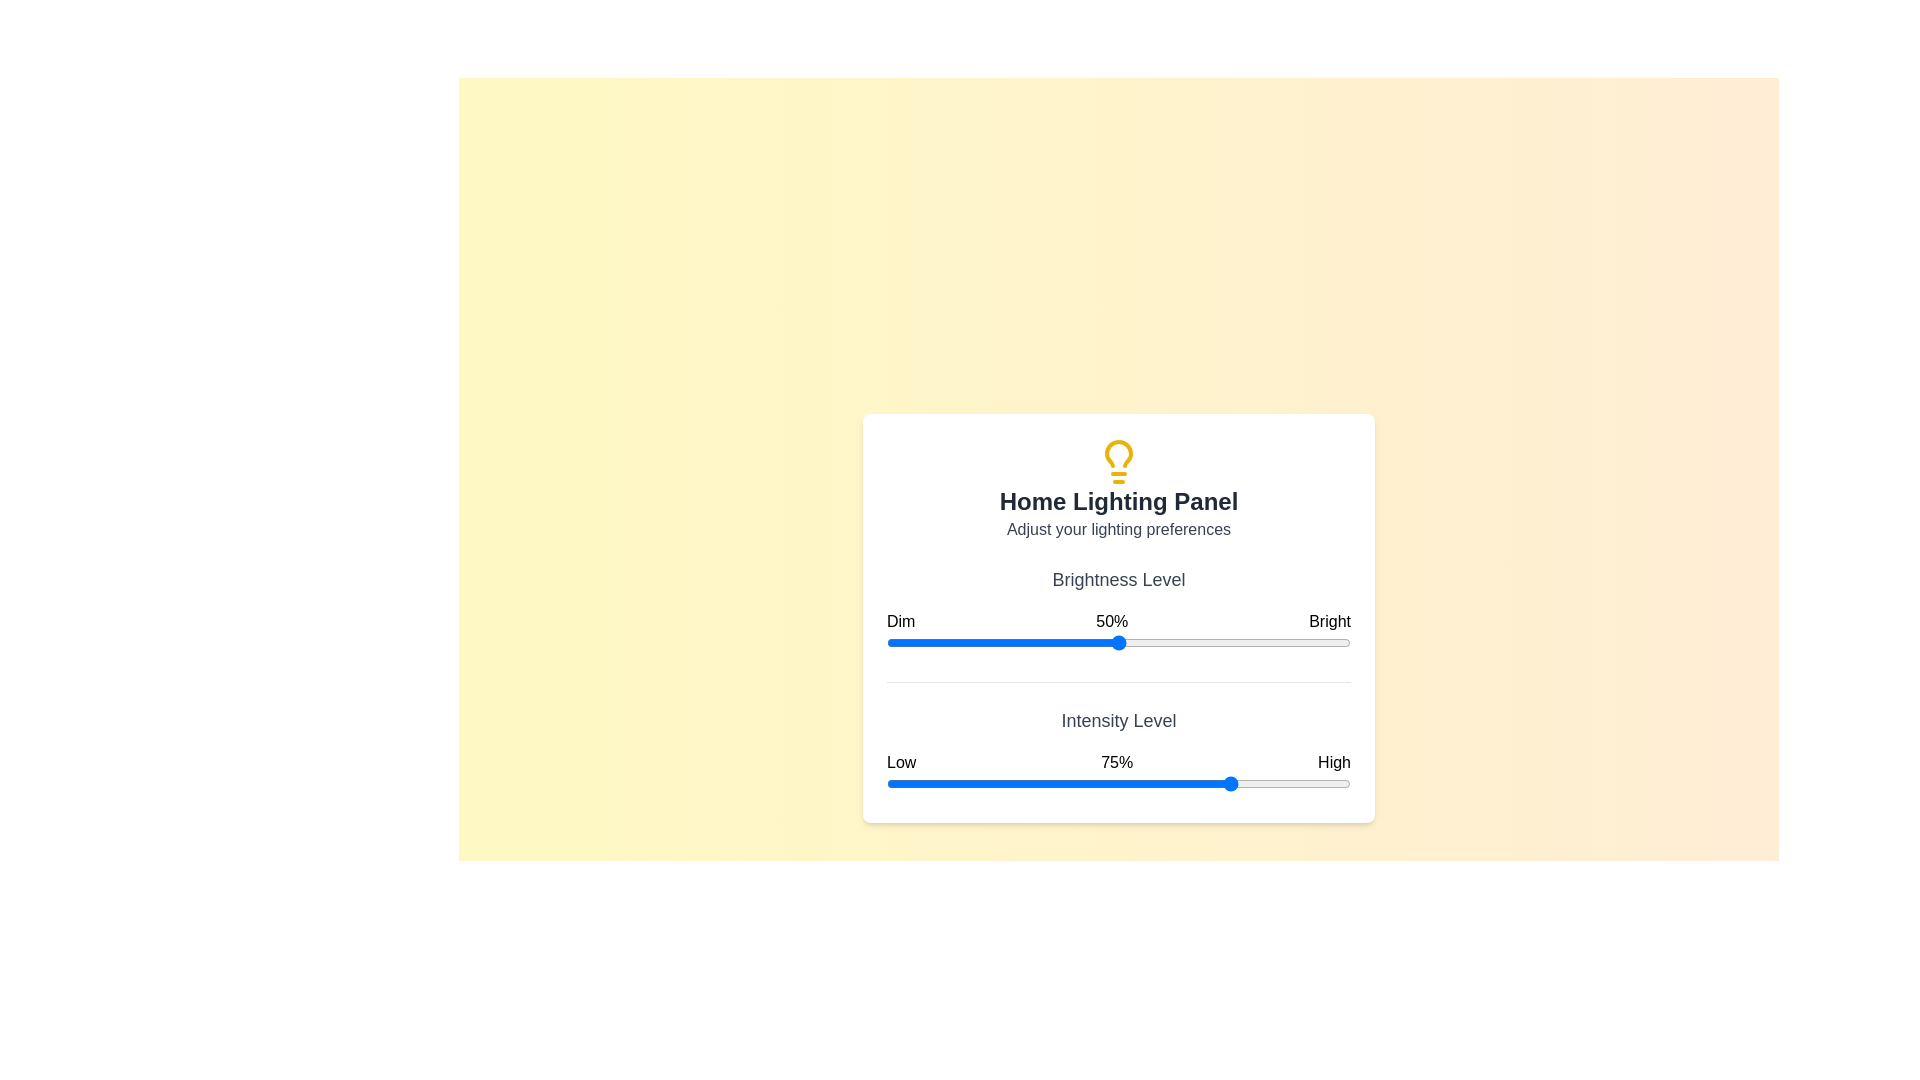 Image resolution: width=1920 pixels, height=1080 pixels. What do you see at coordinates (984, 782) in the screenshot?
I see `the Intensity Level slider` at bounding box center [984, 782].